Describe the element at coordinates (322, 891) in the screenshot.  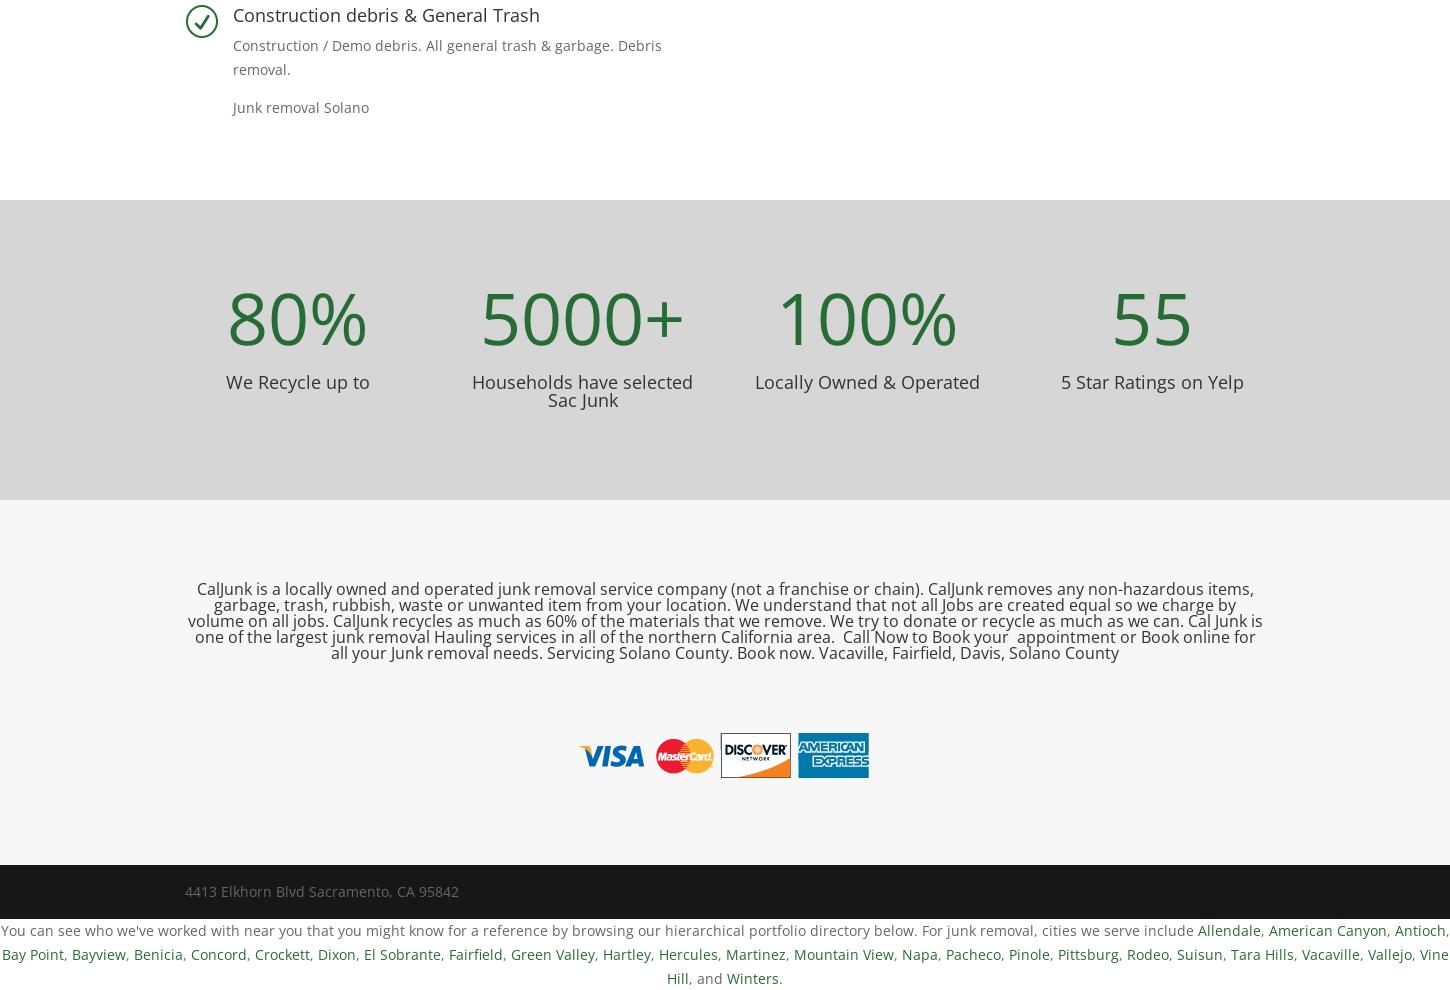
I see `'4413 Elkhorn Blvd
Sacramento, CA 95842'` at that location.